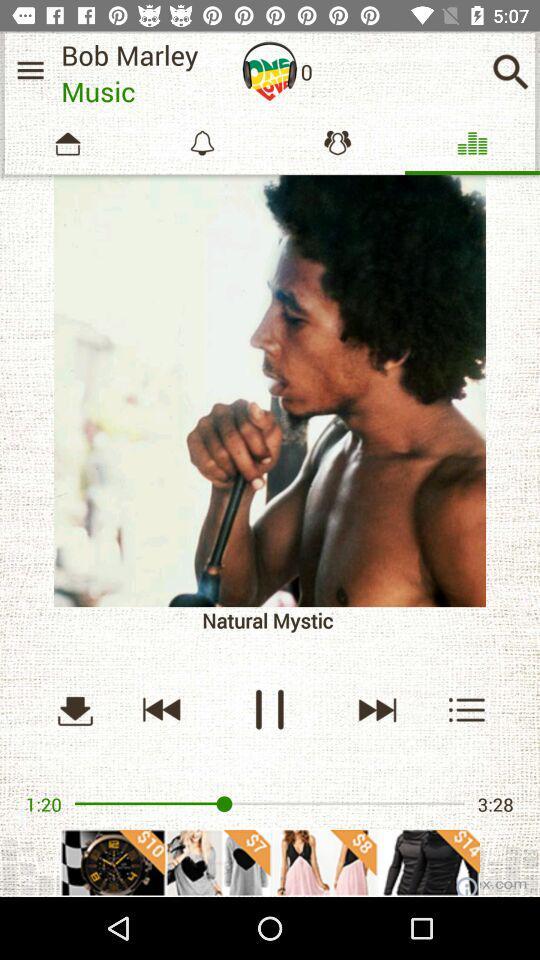  What do you see at coordinates (270, 71) in the screenshot?
I see `put on headphones` at bounding box center [270, 71].